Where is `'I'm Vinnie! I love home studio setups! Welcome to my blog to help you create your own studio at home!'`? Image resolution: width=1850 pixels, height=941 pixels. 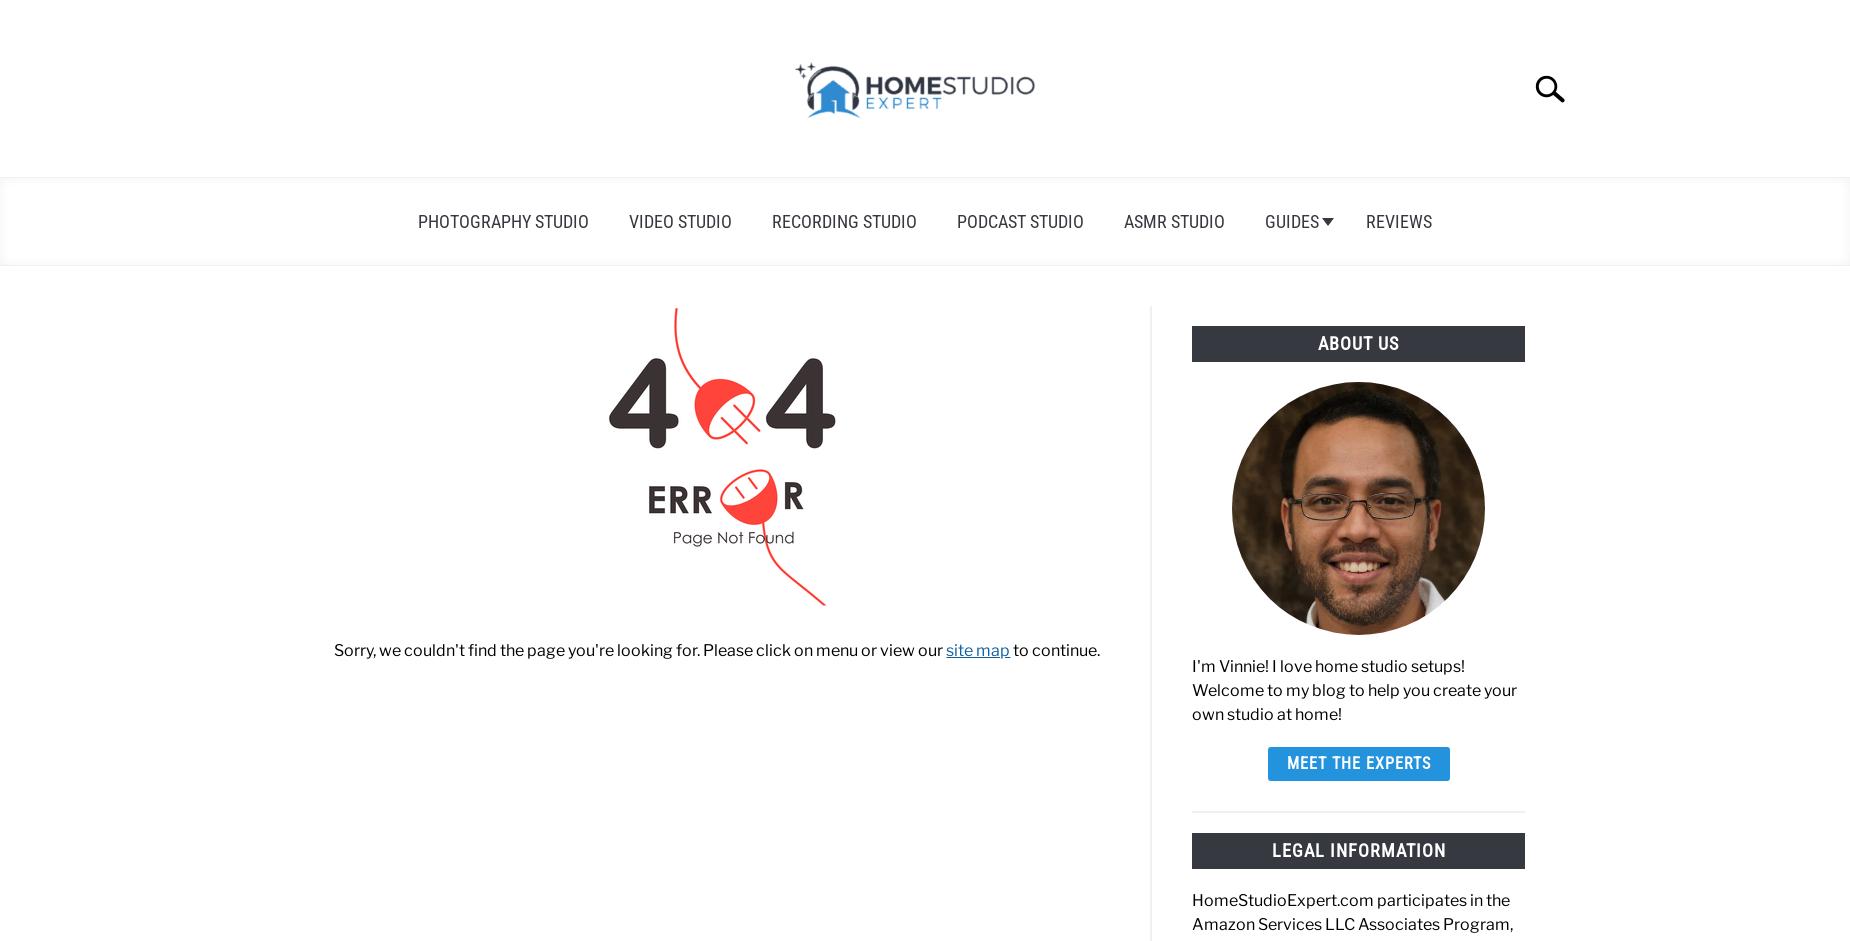
'I'm Vinnie! I love home studio setups! Welcome to my blog to help you create your own studio at home!' is located at coordinates (1190, 689).